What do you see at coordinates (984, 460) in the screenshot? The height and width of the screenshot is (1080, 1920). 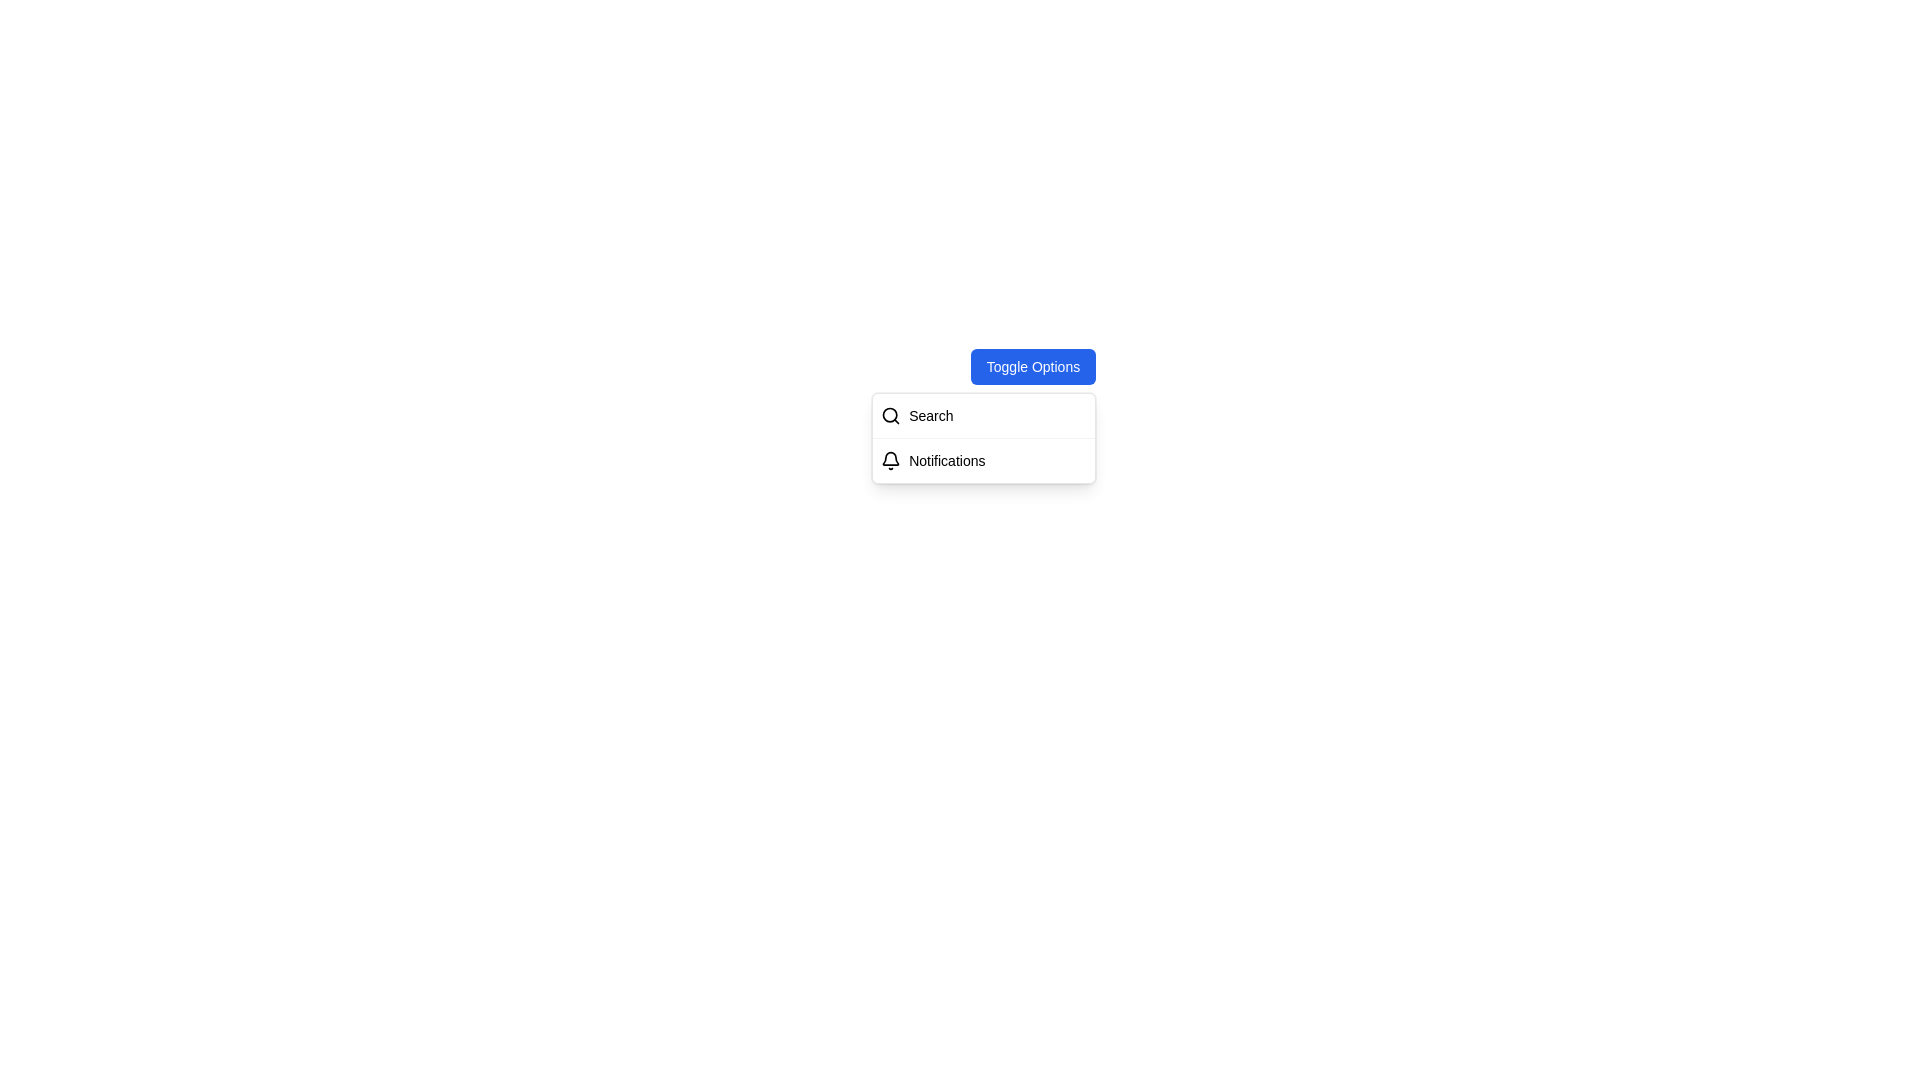 I see `the bottom list item of the dropdown menu labeled 'Notifications' which has a notification bell icon` at bounding box center [984, 460].